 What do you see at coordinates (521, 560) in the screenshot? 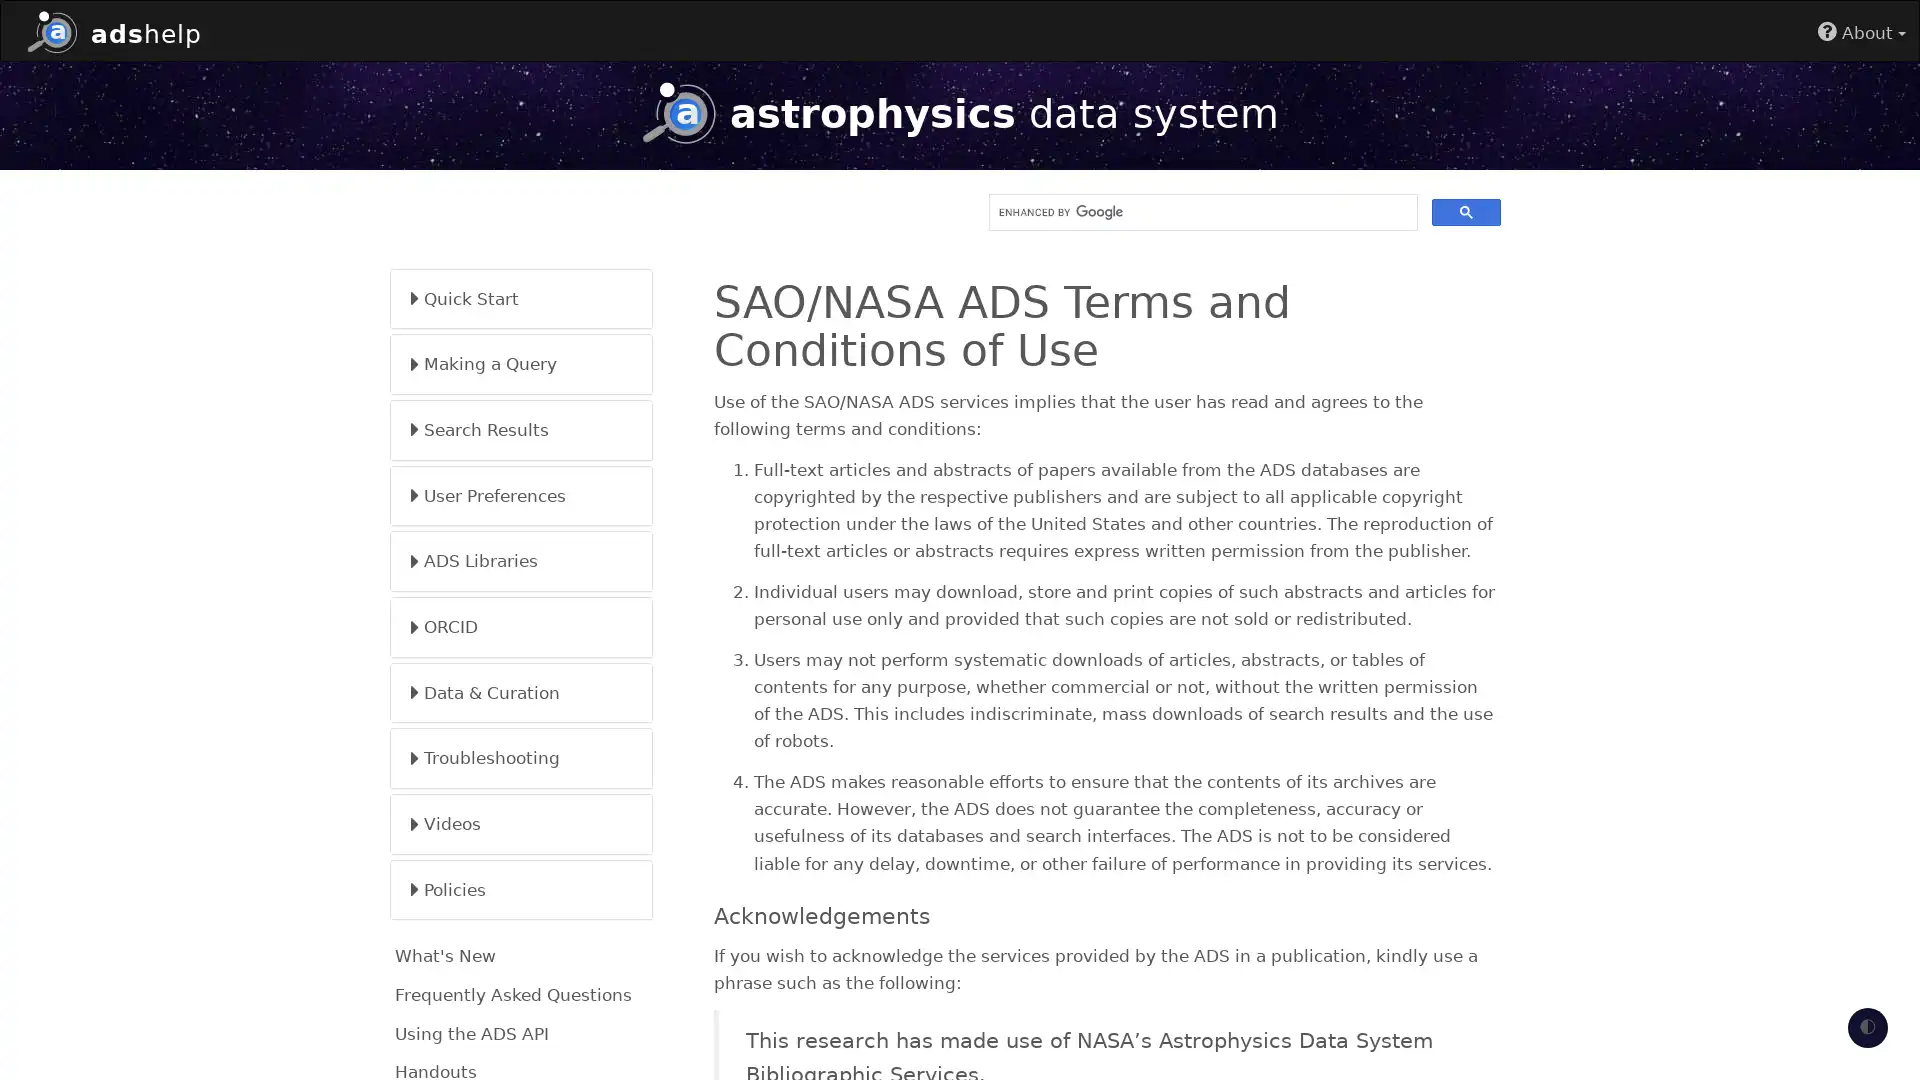
I see `ADS Libraries` at bounding box center [521, 560].